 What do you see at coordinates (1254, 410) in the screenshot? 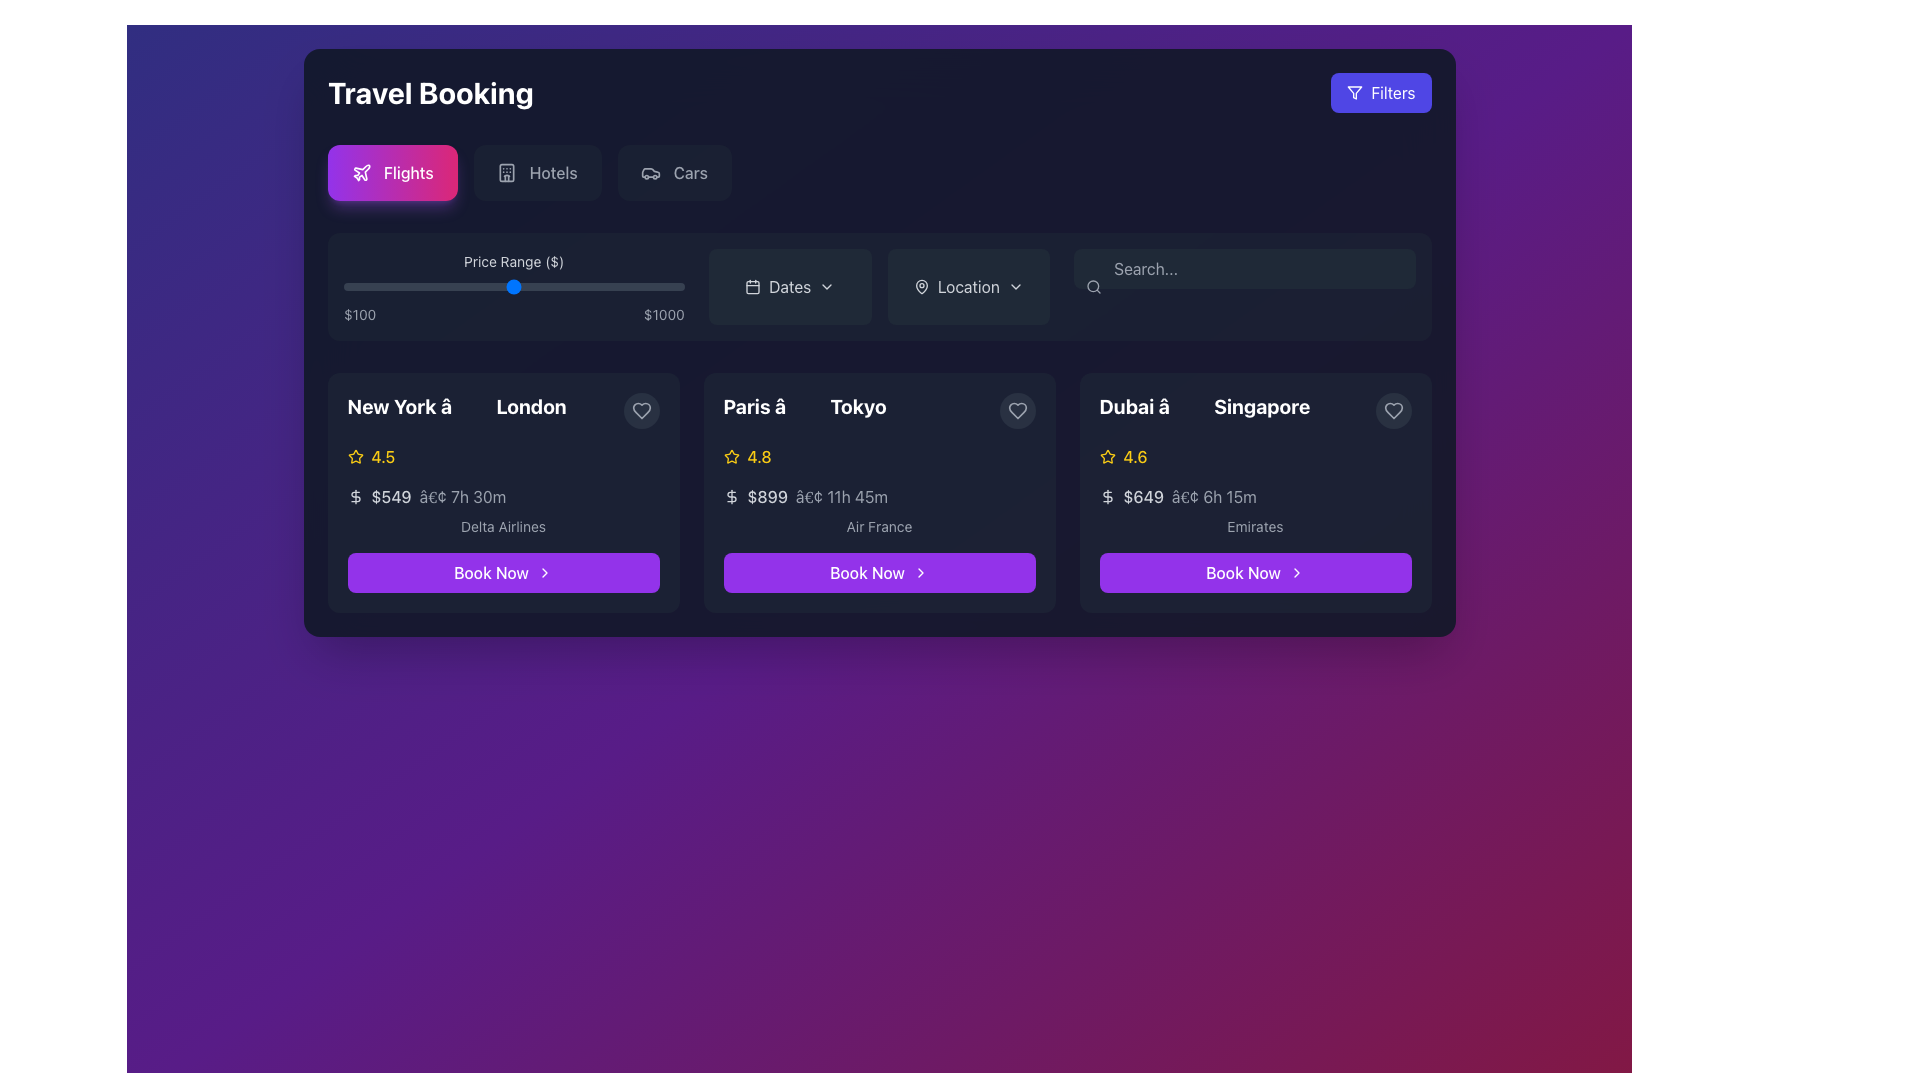
I see `the text label that highlights the travel route of the flight in the last card on the right-hand side of the horizontal stack of flight cards` at bounding box center [1254, 410].